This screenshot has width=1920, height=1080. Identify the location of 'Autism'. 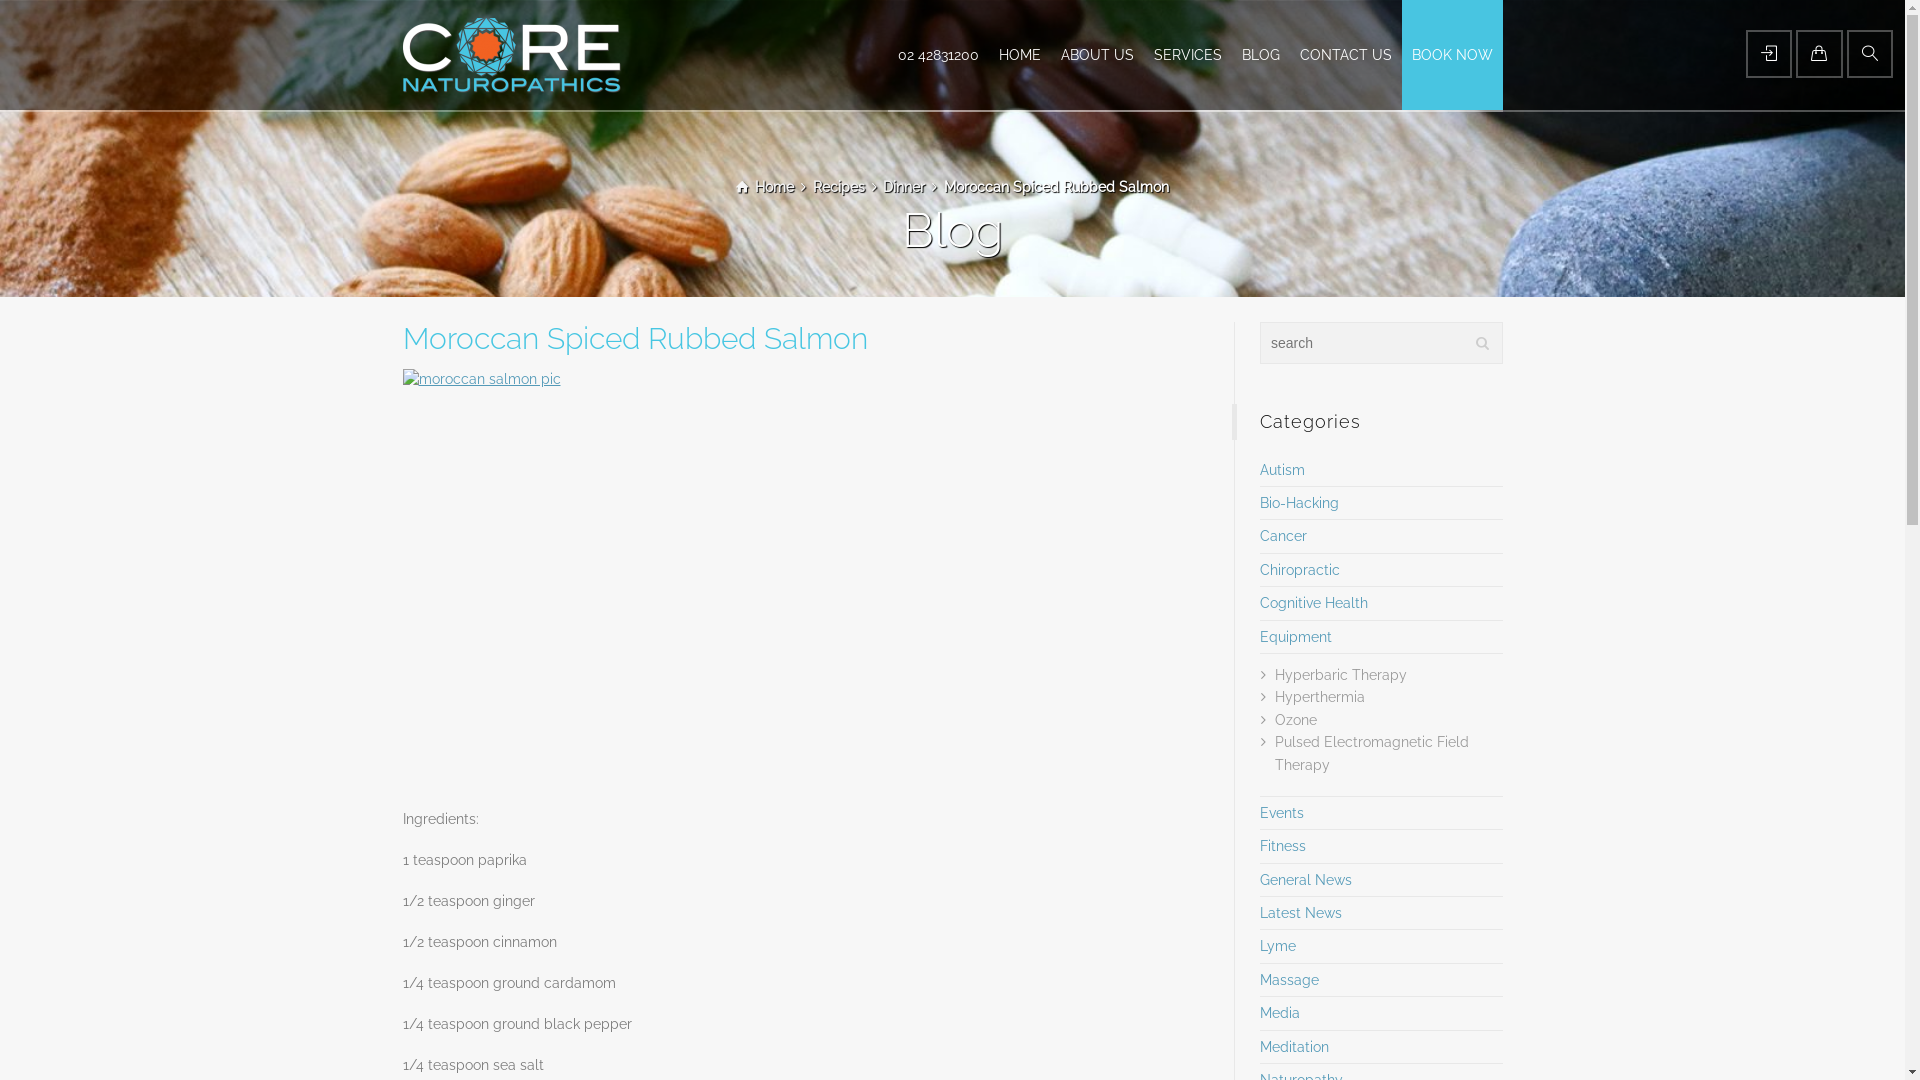
(1282, 470).